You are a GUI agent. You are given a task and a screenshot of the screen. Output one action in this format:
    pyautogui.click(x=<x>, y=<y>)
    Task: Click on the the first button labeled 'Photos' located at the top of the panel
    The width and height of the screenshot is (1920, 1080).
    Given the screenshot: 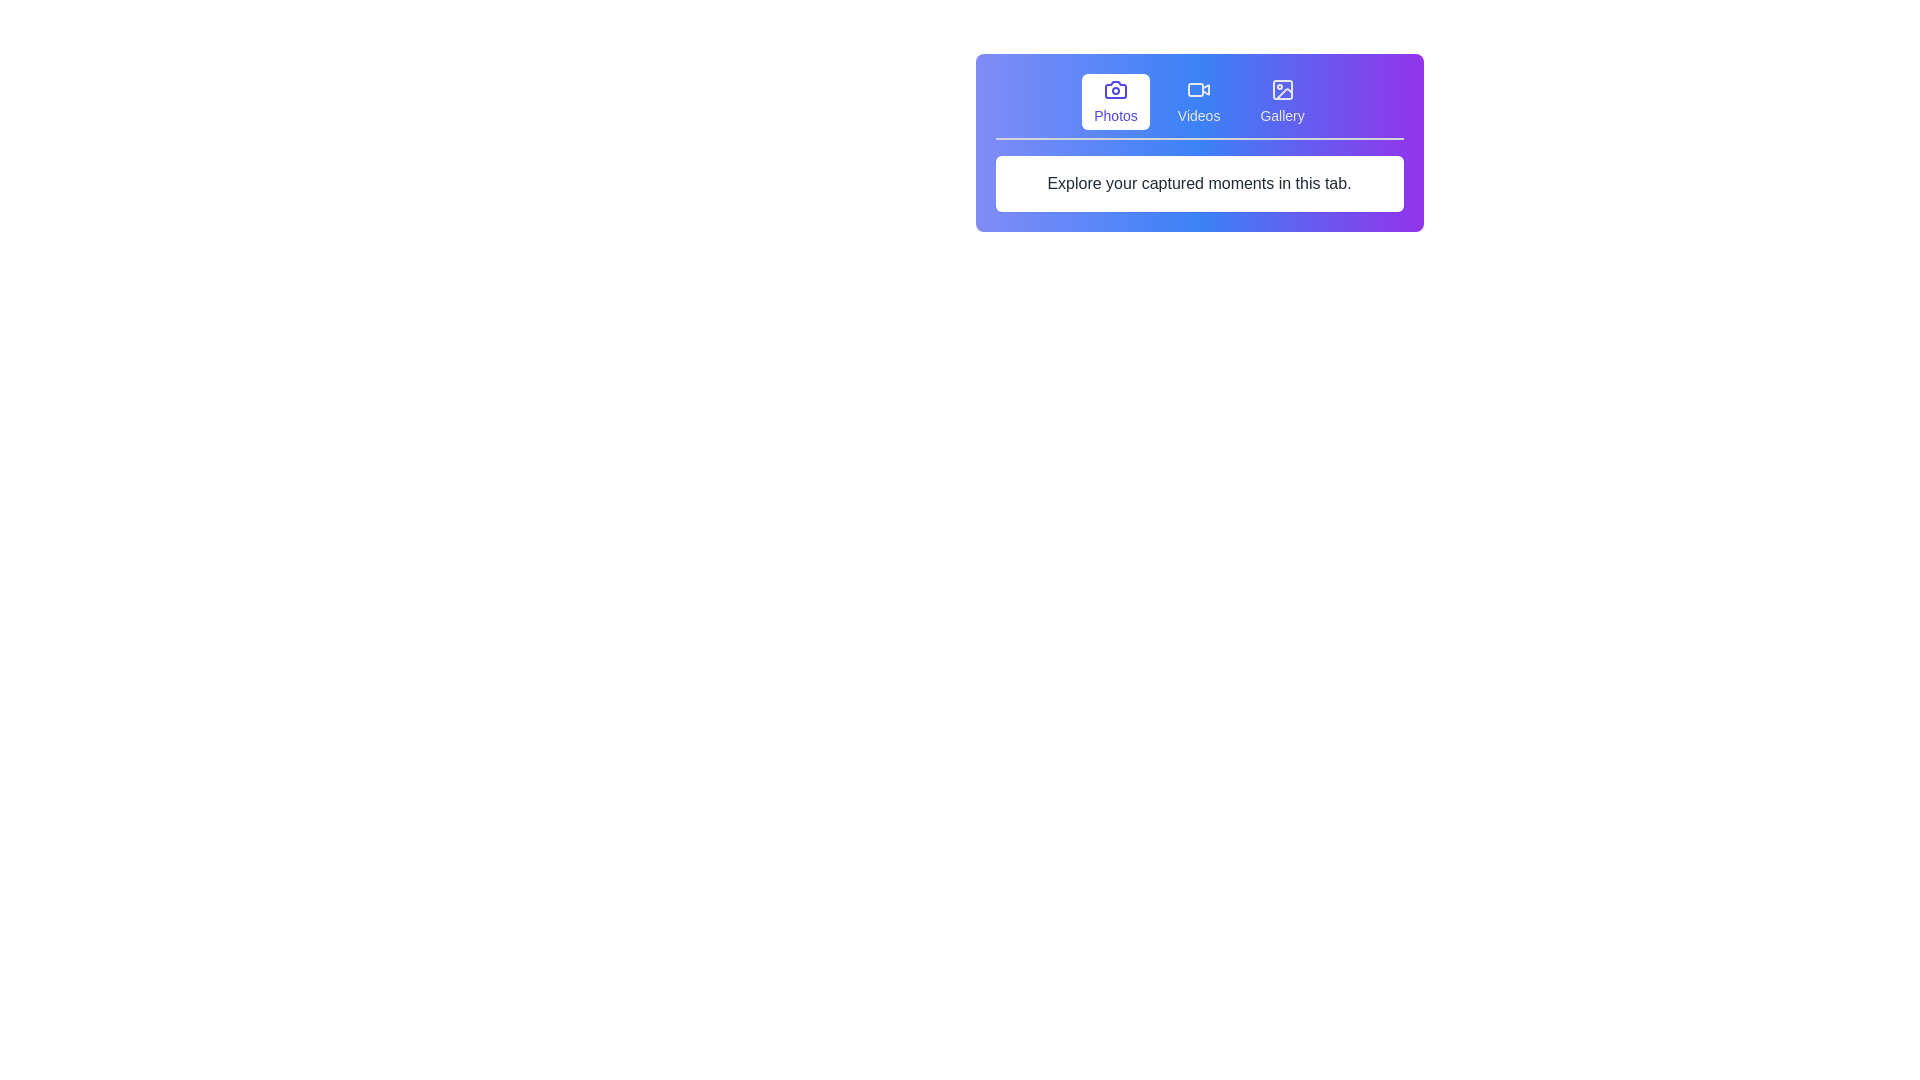 What is the action you would take?
    pyautogui.click(x=1115, y=101)
    